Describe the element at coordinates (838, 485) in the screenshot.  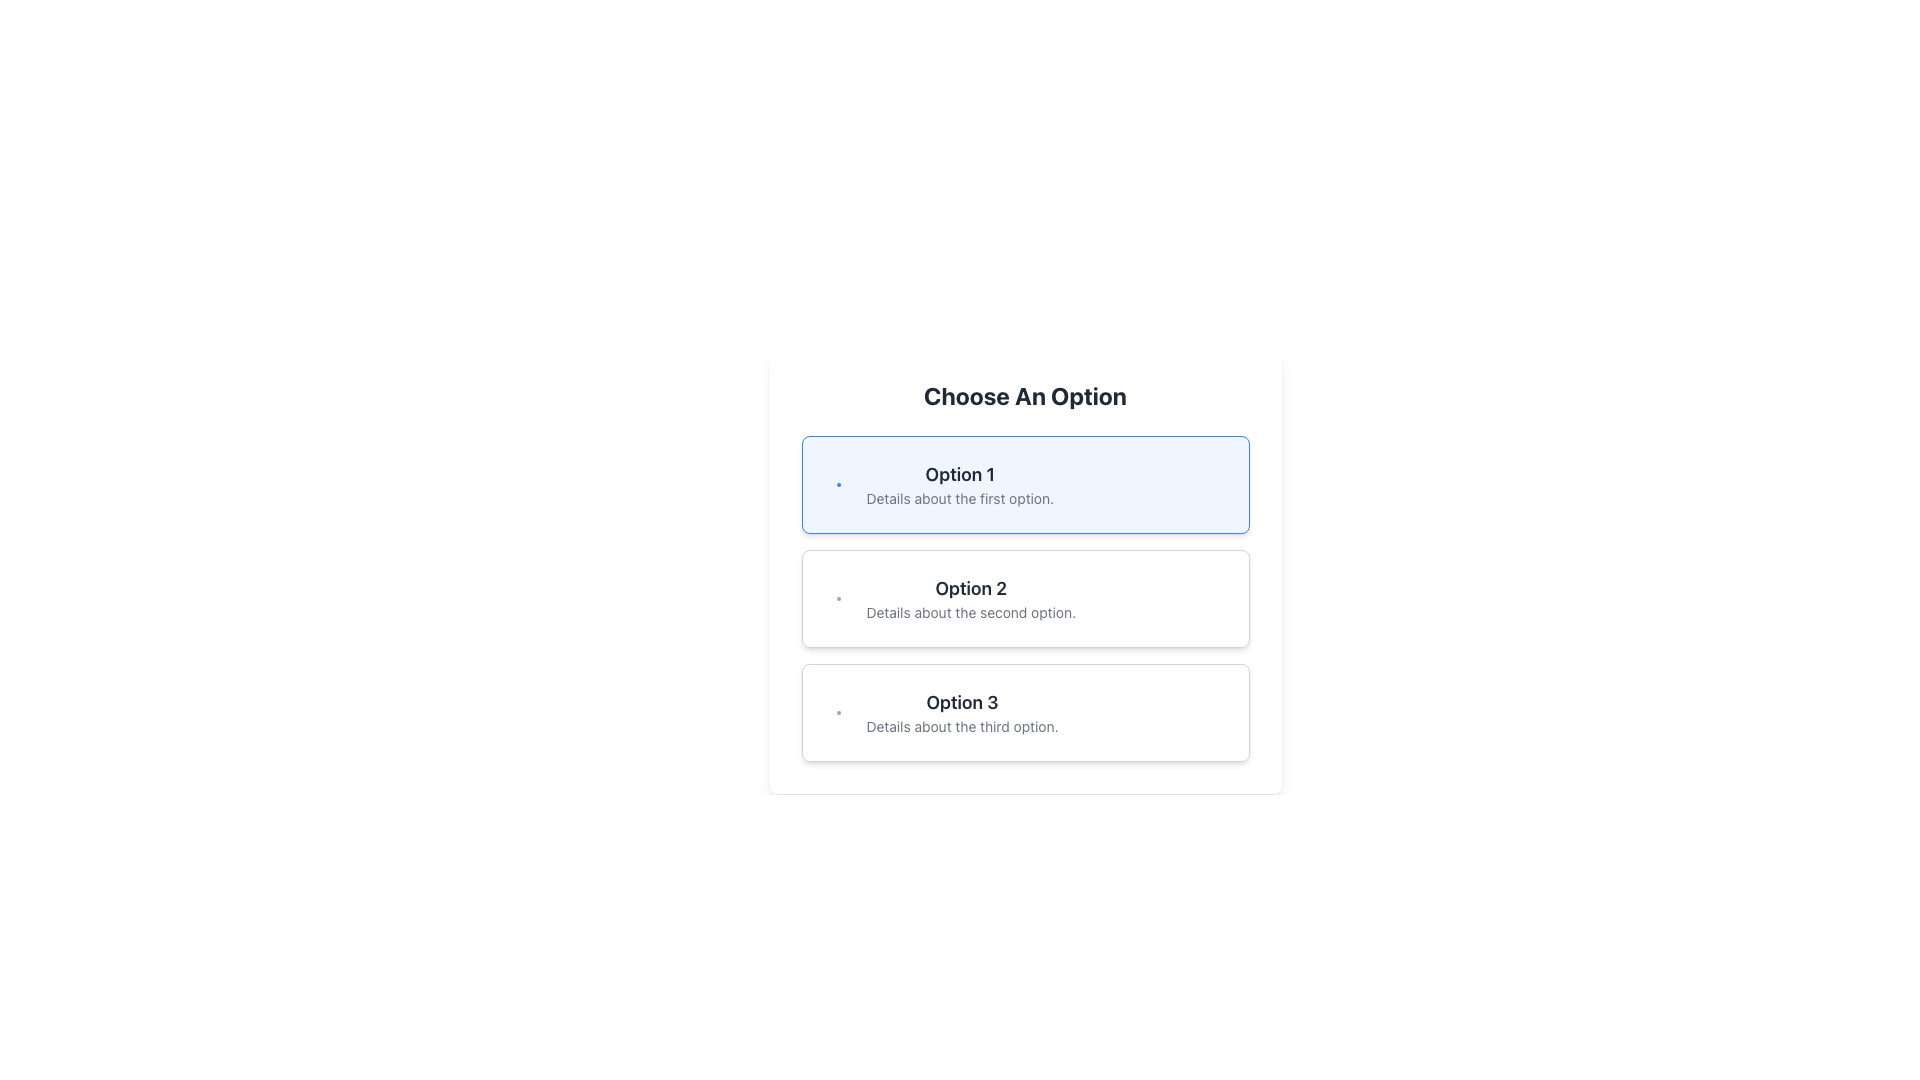
I see `the decorative icon located at the top-left corner of the card labeled 'Option 1', adjacent to the text content` at that location.